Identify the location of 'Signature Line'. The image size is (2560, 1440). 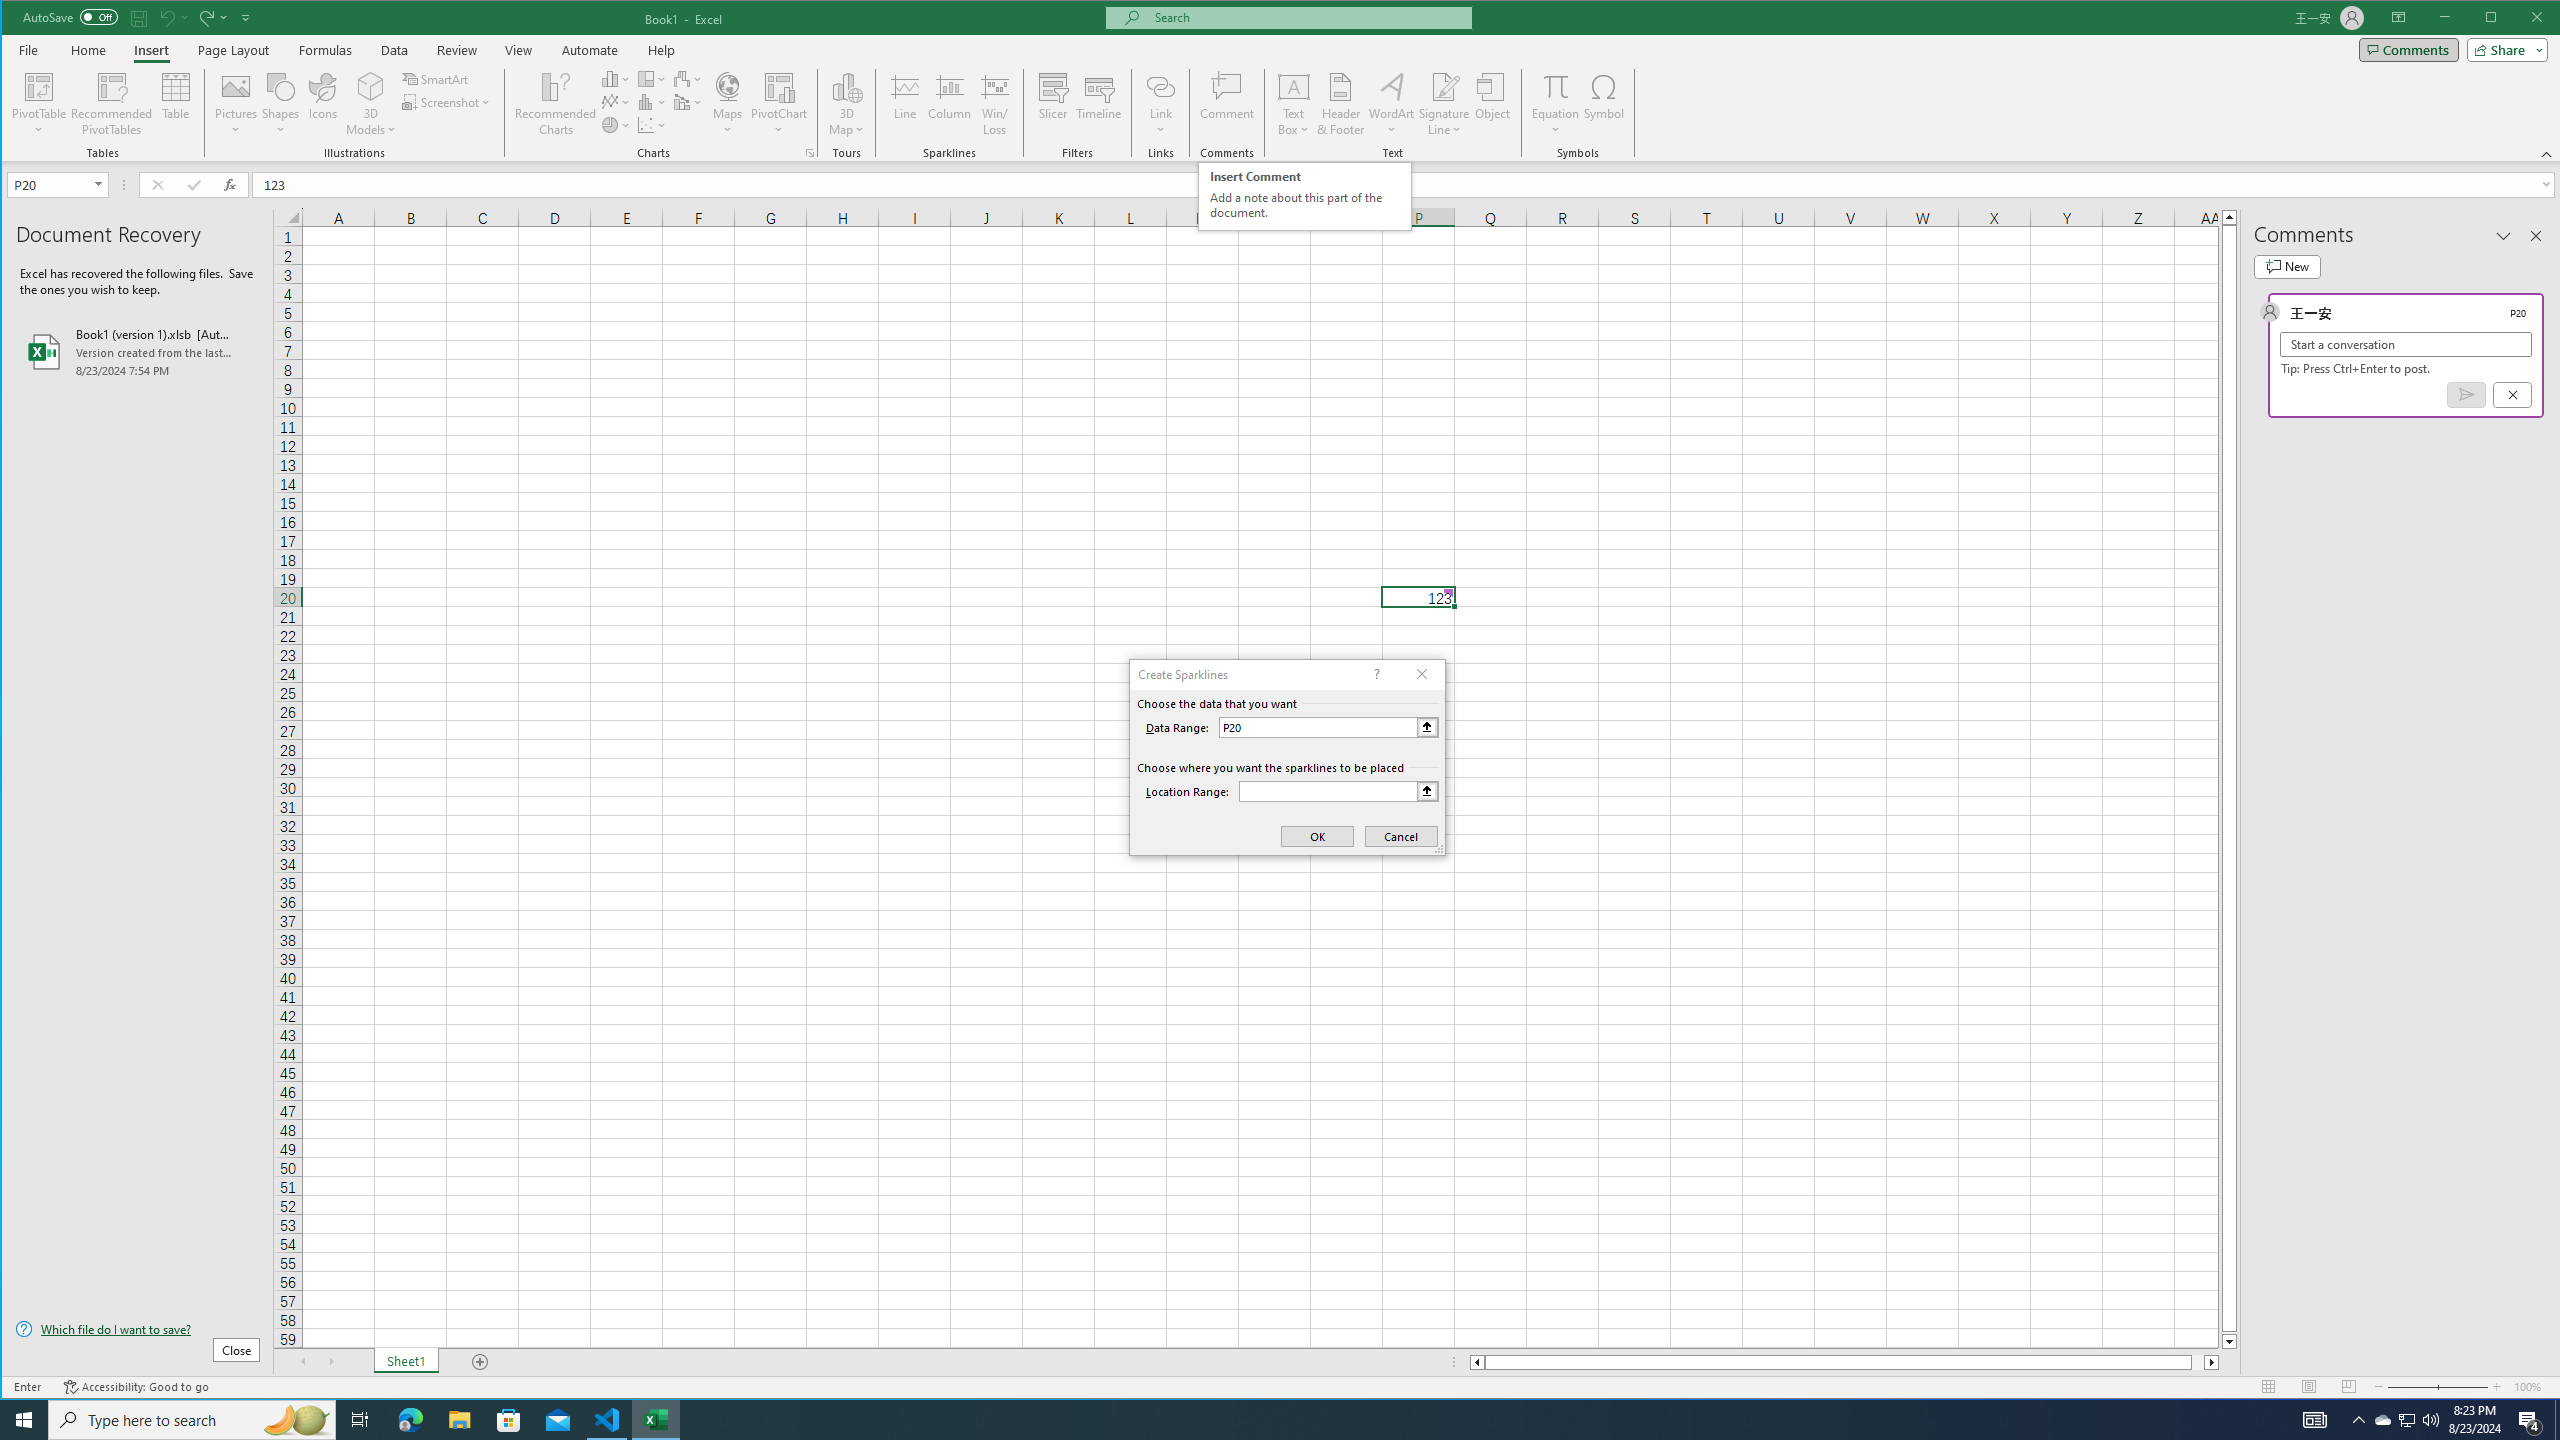
(1444, 85).